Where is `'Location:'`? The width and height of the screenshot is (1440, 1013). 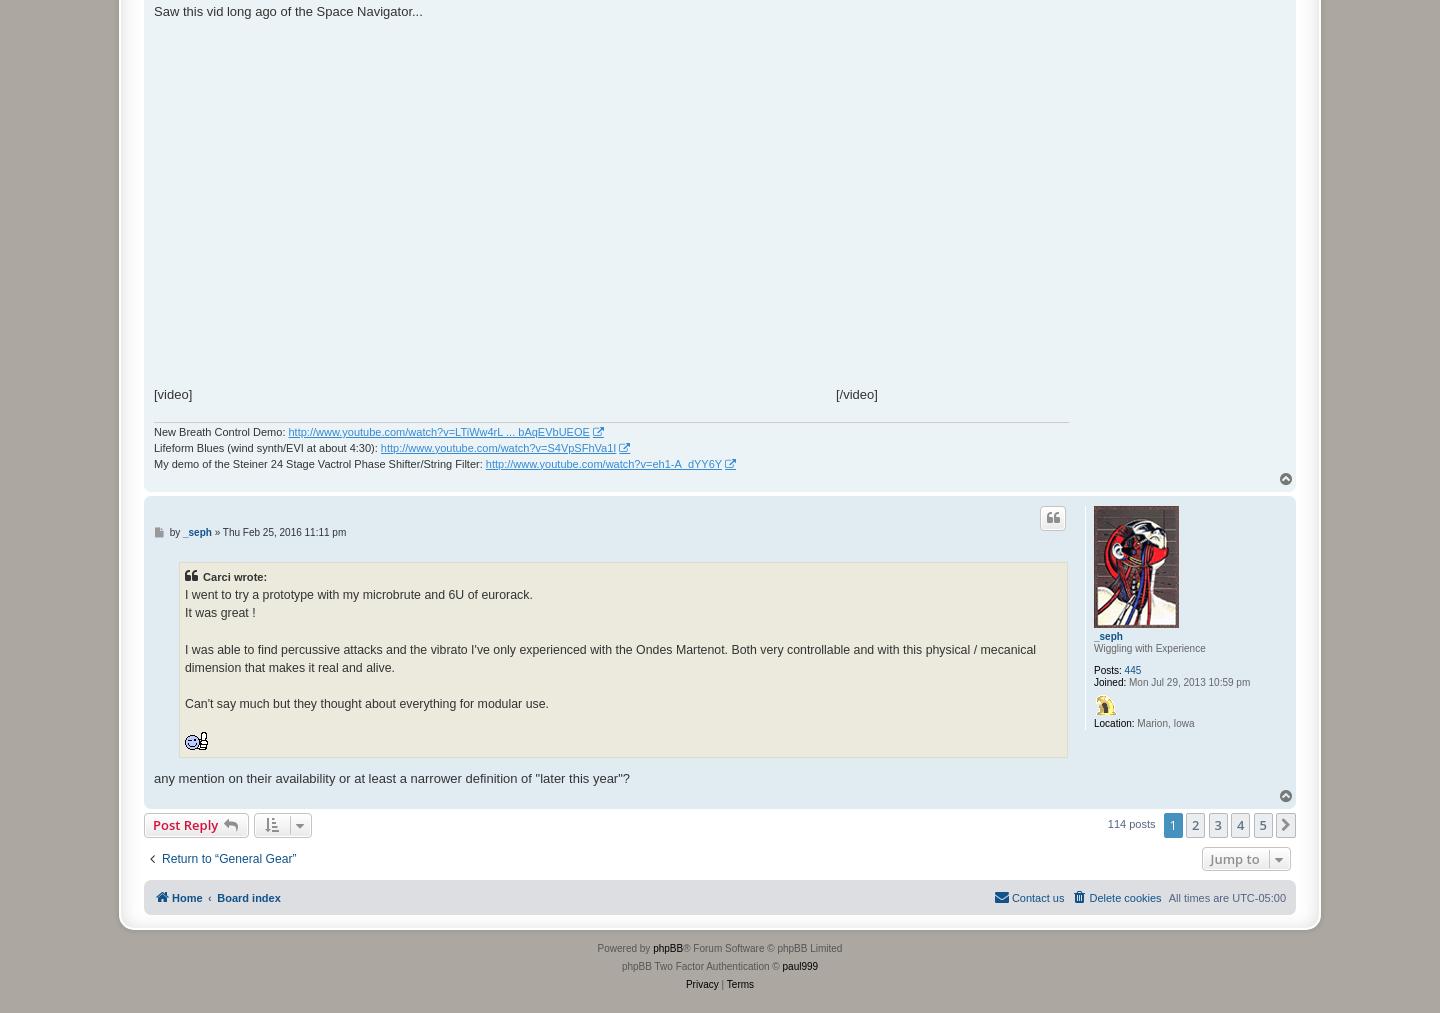
'Location:' is located at coordinates (1112, 723).